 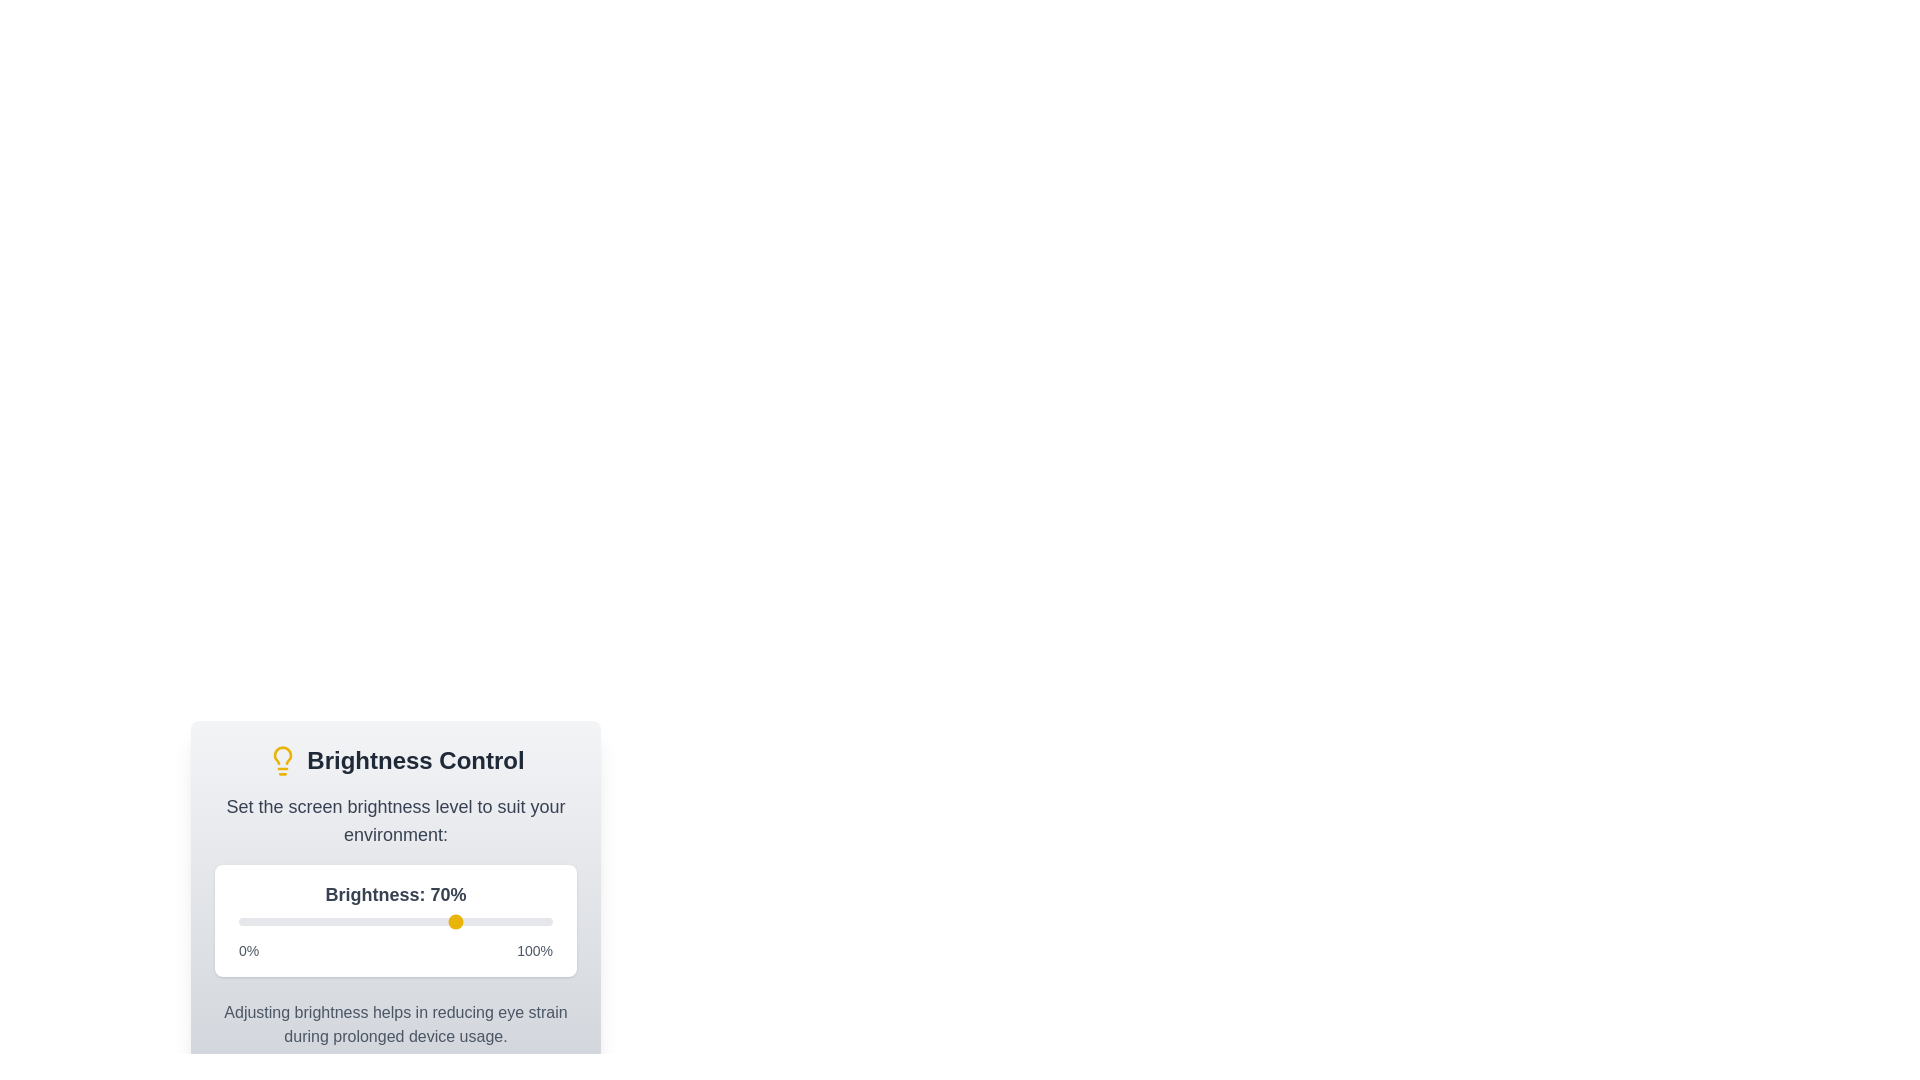 I want to click on the lightbulb icon to toggle its state, so click(x=282, y=760).